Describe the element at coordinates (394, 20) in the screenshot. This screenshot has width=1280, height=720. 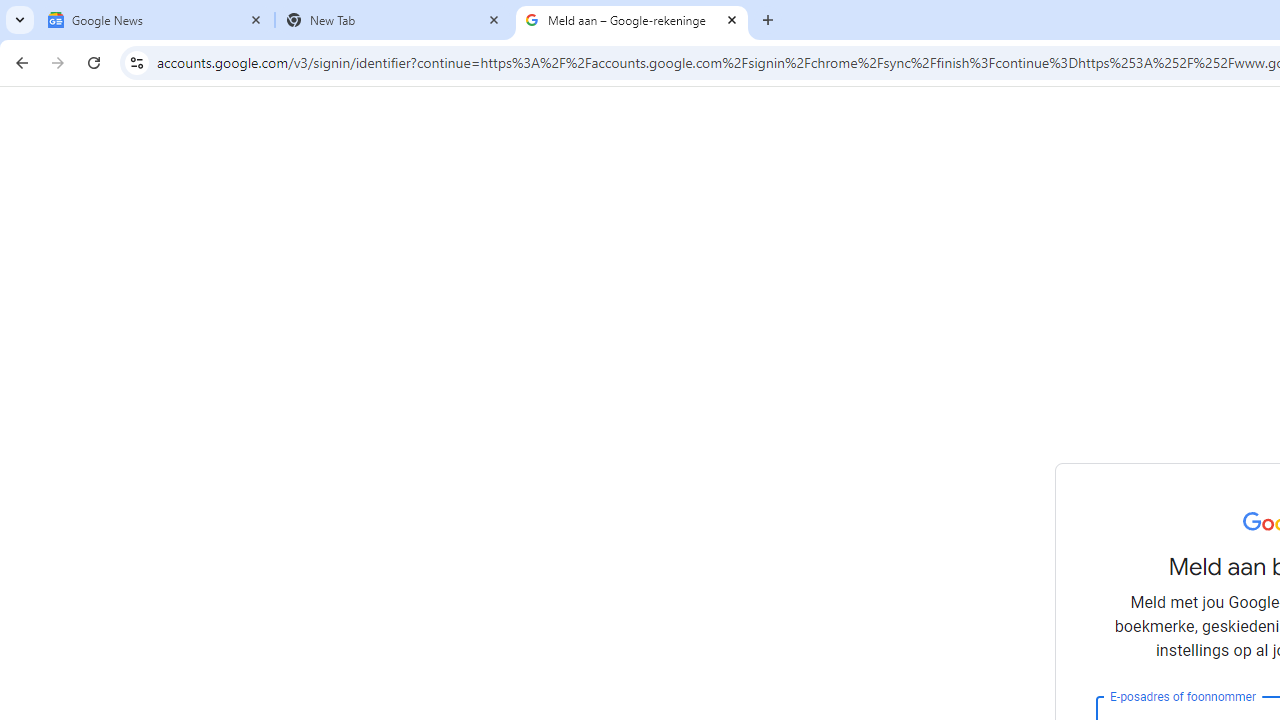
I see `'New Tab'` at that location.